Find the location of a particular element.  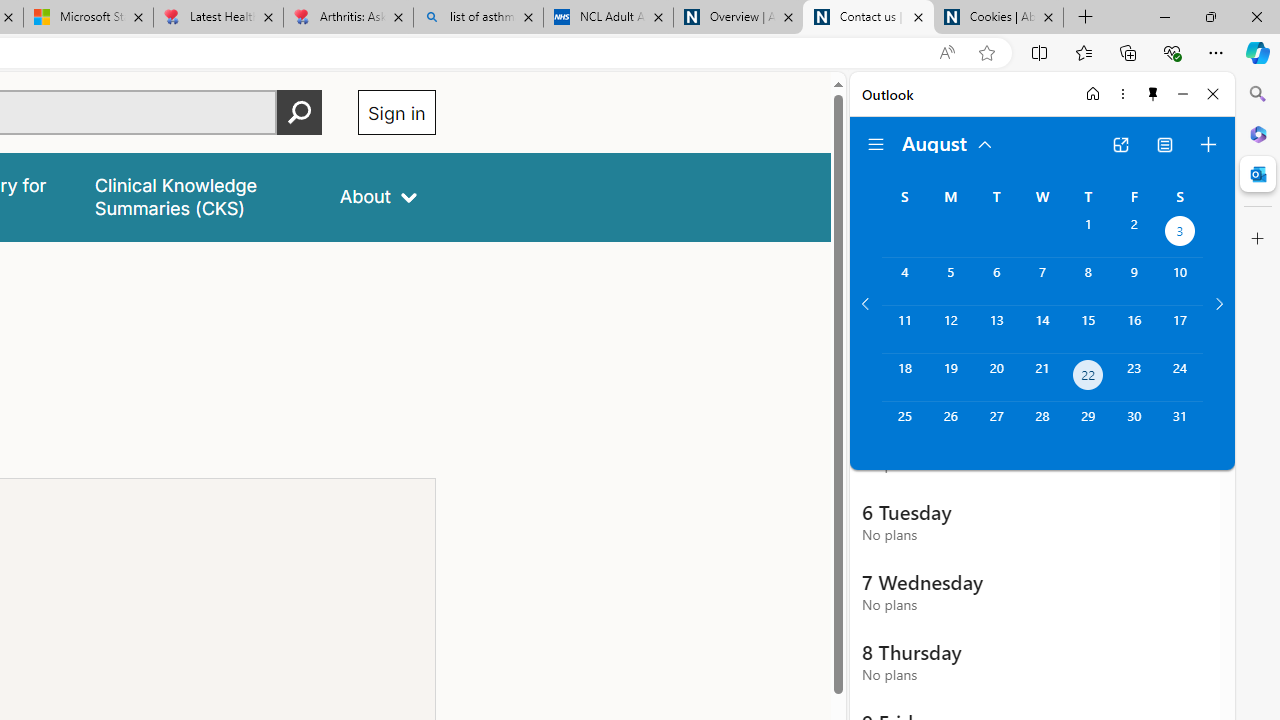

'Perform search' is located at coordinates (298, 112).